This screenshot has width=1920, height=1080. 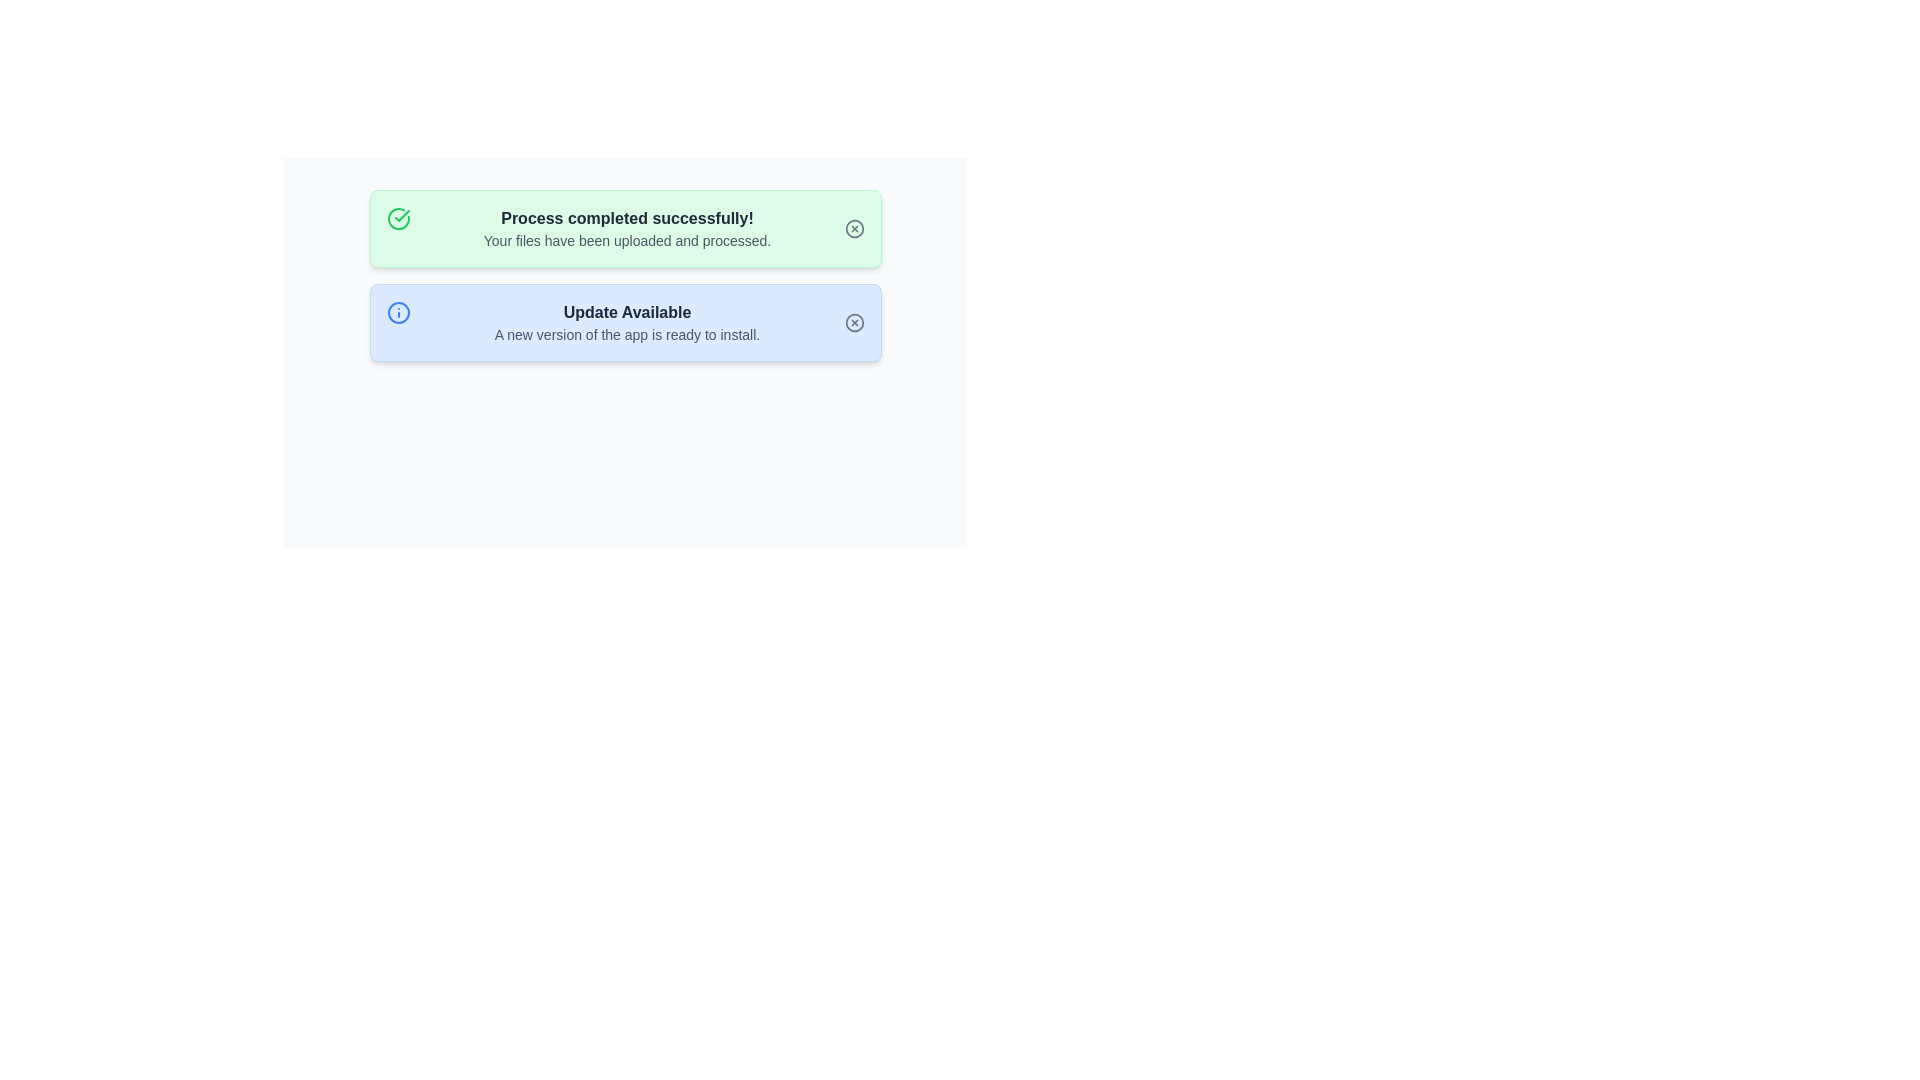 I want to click on success message displayed in the green notification panel indicating that files have been uploaded and processed successfully, so click(x=626, y=227).